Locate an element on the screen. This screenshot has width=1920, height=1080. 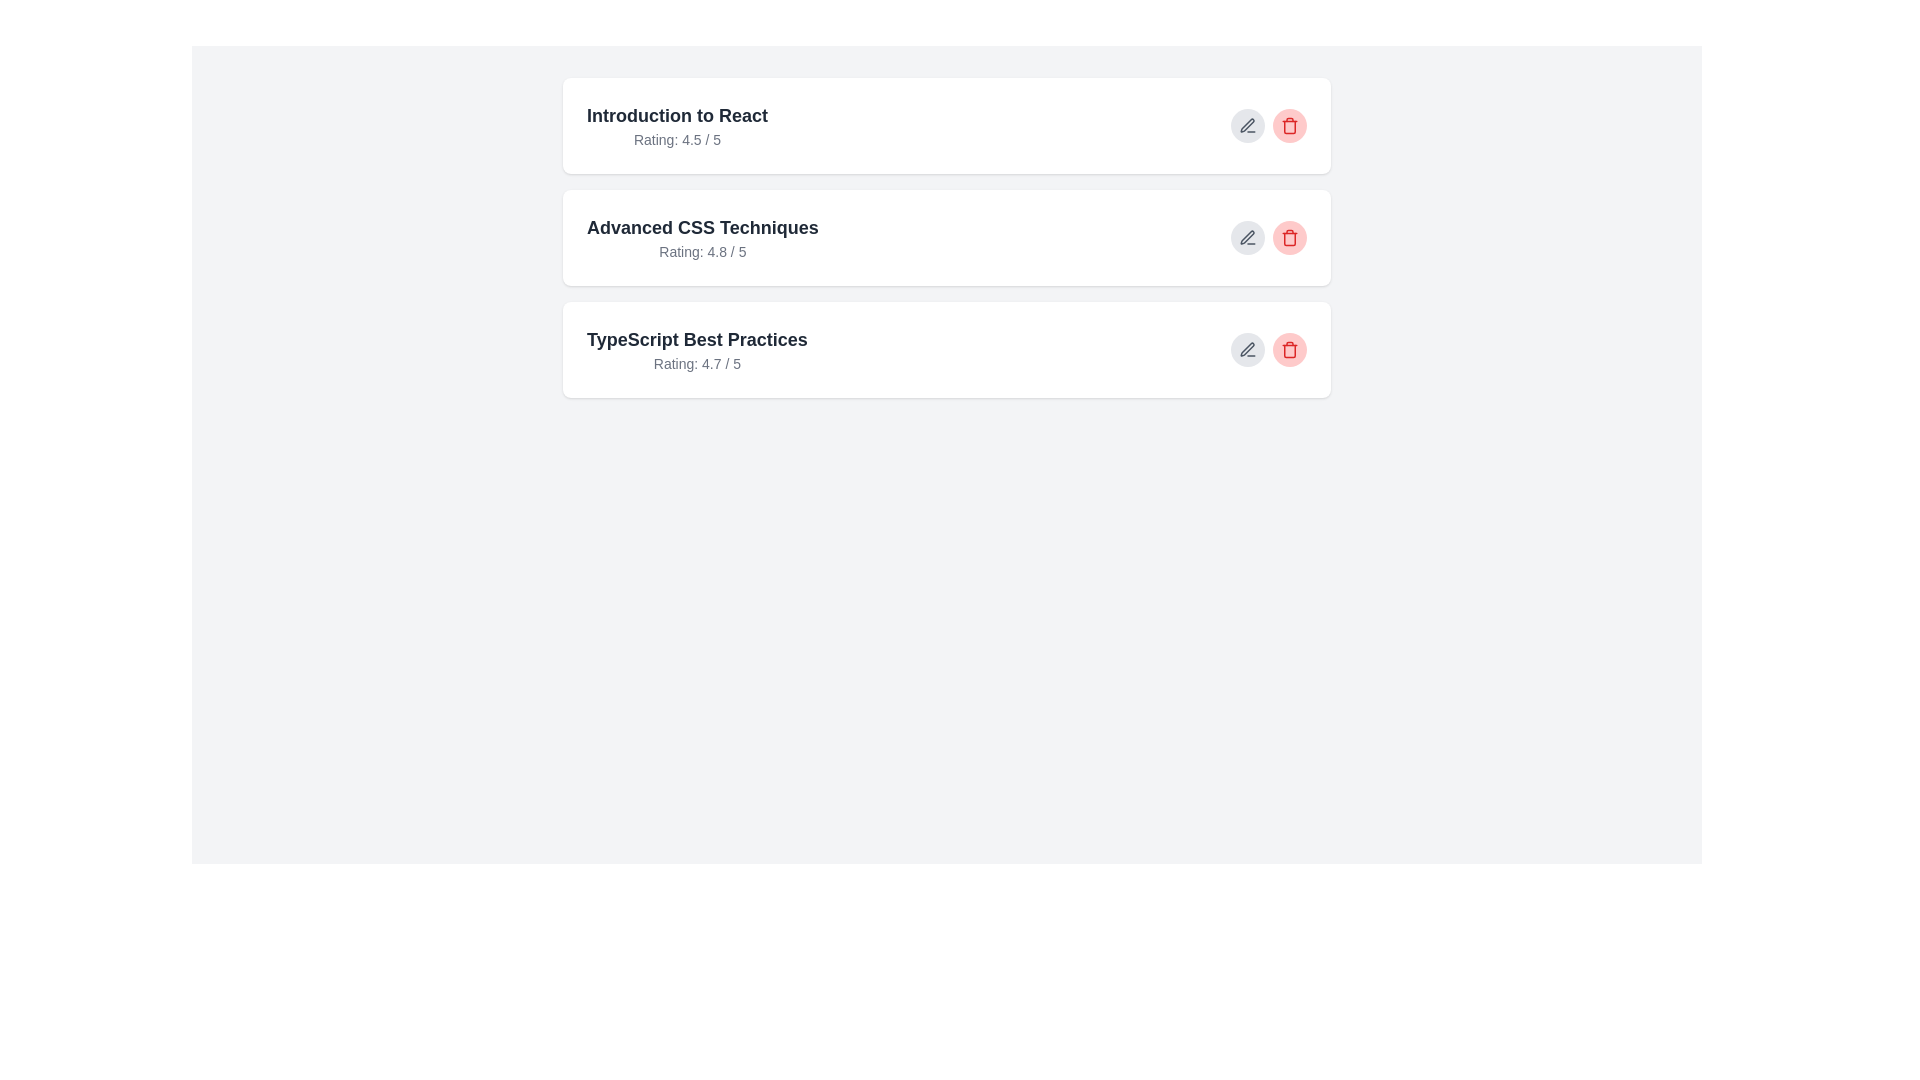
the trash can icon is located at coordinates (1290, 237).